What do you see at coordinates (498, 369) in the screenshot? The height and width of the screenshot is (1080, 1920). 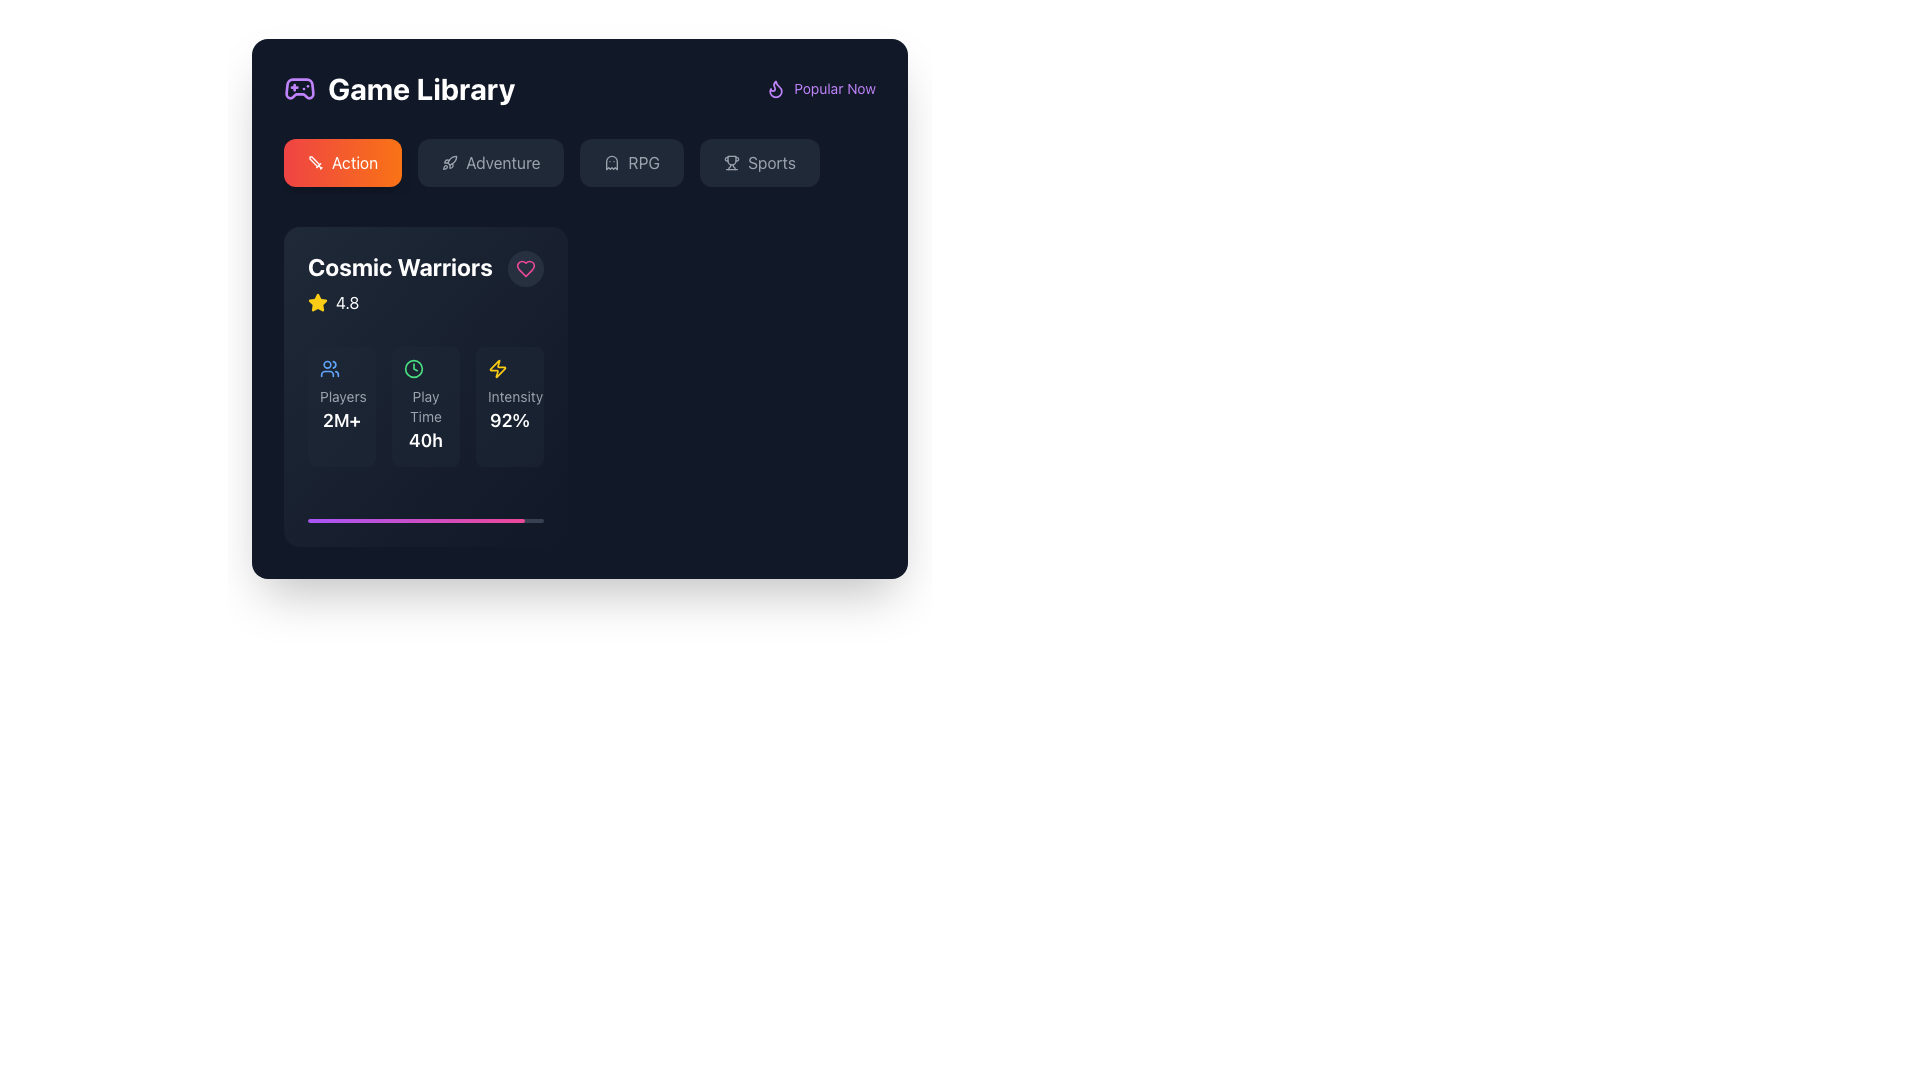 I see `the lightning bolt icon that visually represents 'Intensity' within the 'Intensity 92%' card to associate it with the textual context` at bounding box center [498, 369].